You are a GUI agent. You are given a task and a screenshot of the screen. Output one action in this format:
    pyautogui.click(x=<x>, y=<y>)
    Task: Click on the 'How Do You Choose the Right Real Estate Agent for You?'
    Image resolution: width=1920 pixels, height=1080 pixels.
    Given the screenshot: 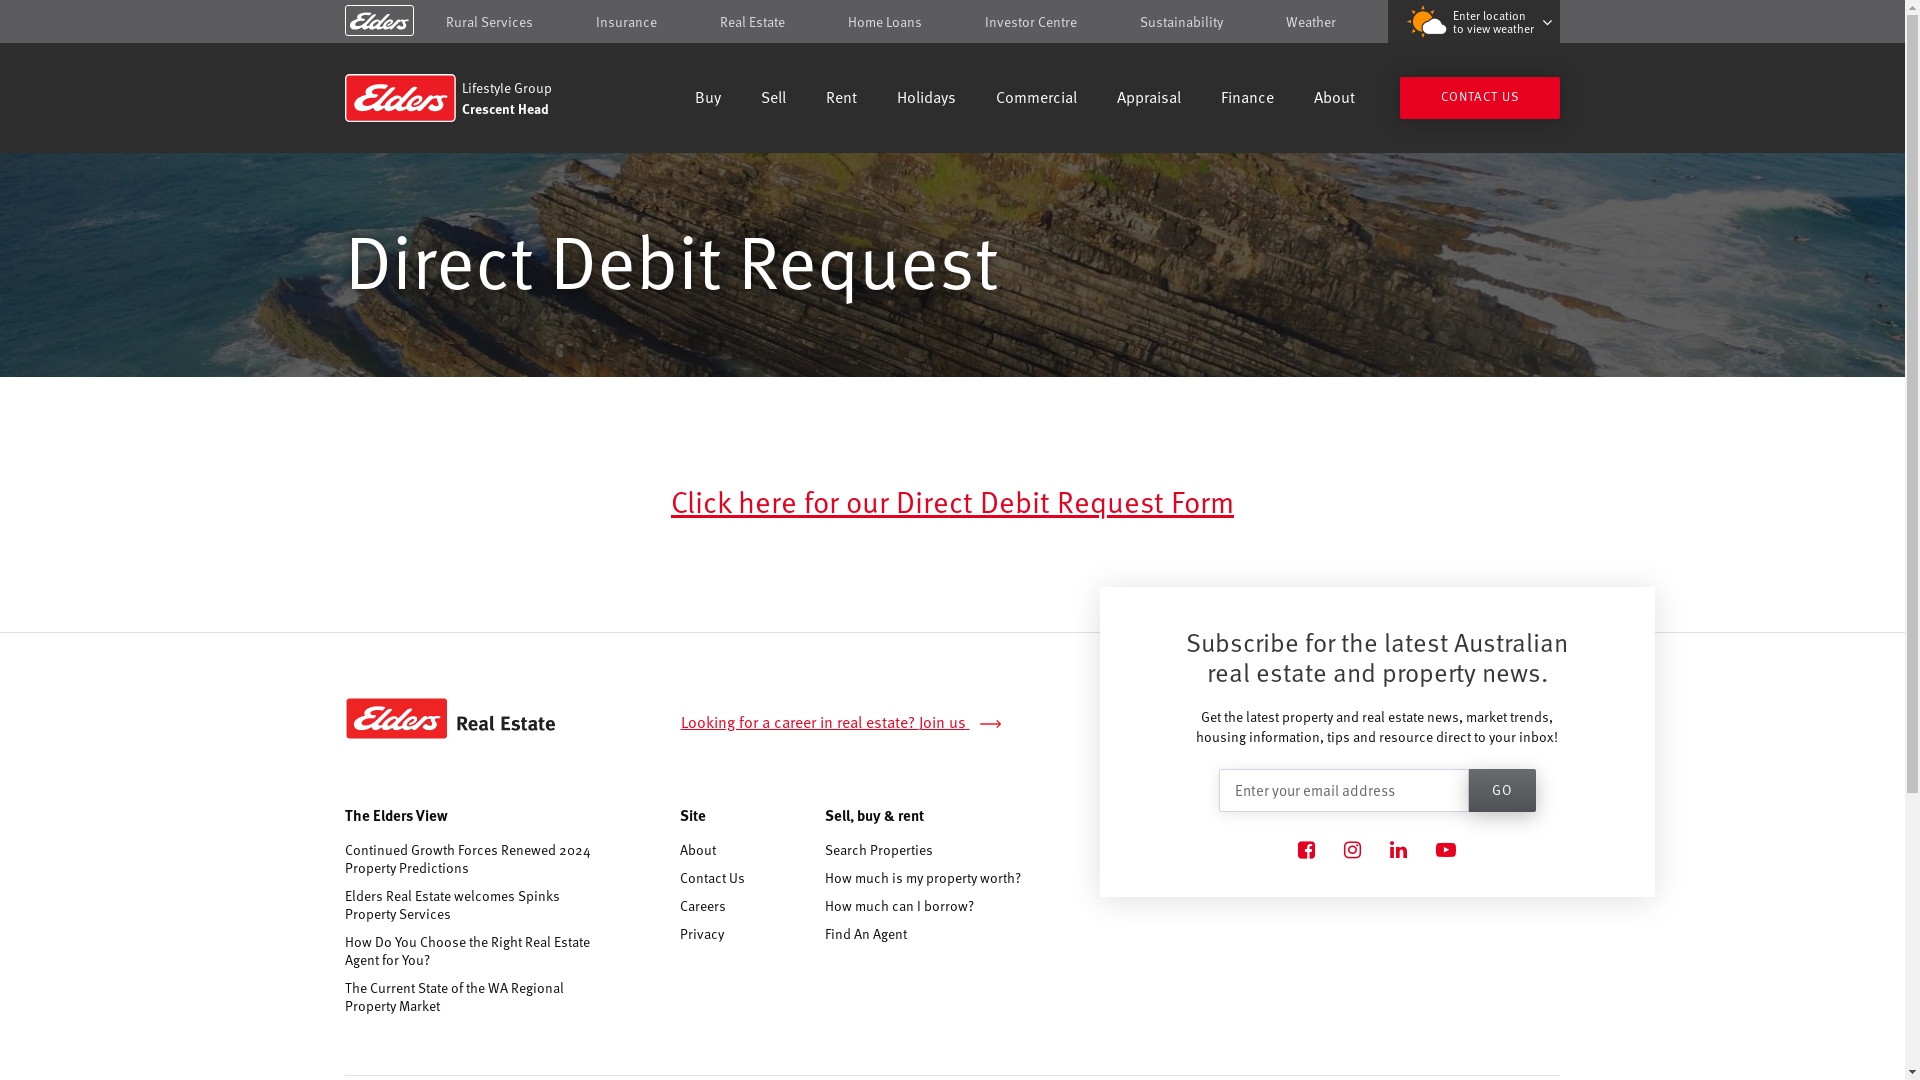 What is the action you would take?
    pyautogui.click(x=345, y=950)
    